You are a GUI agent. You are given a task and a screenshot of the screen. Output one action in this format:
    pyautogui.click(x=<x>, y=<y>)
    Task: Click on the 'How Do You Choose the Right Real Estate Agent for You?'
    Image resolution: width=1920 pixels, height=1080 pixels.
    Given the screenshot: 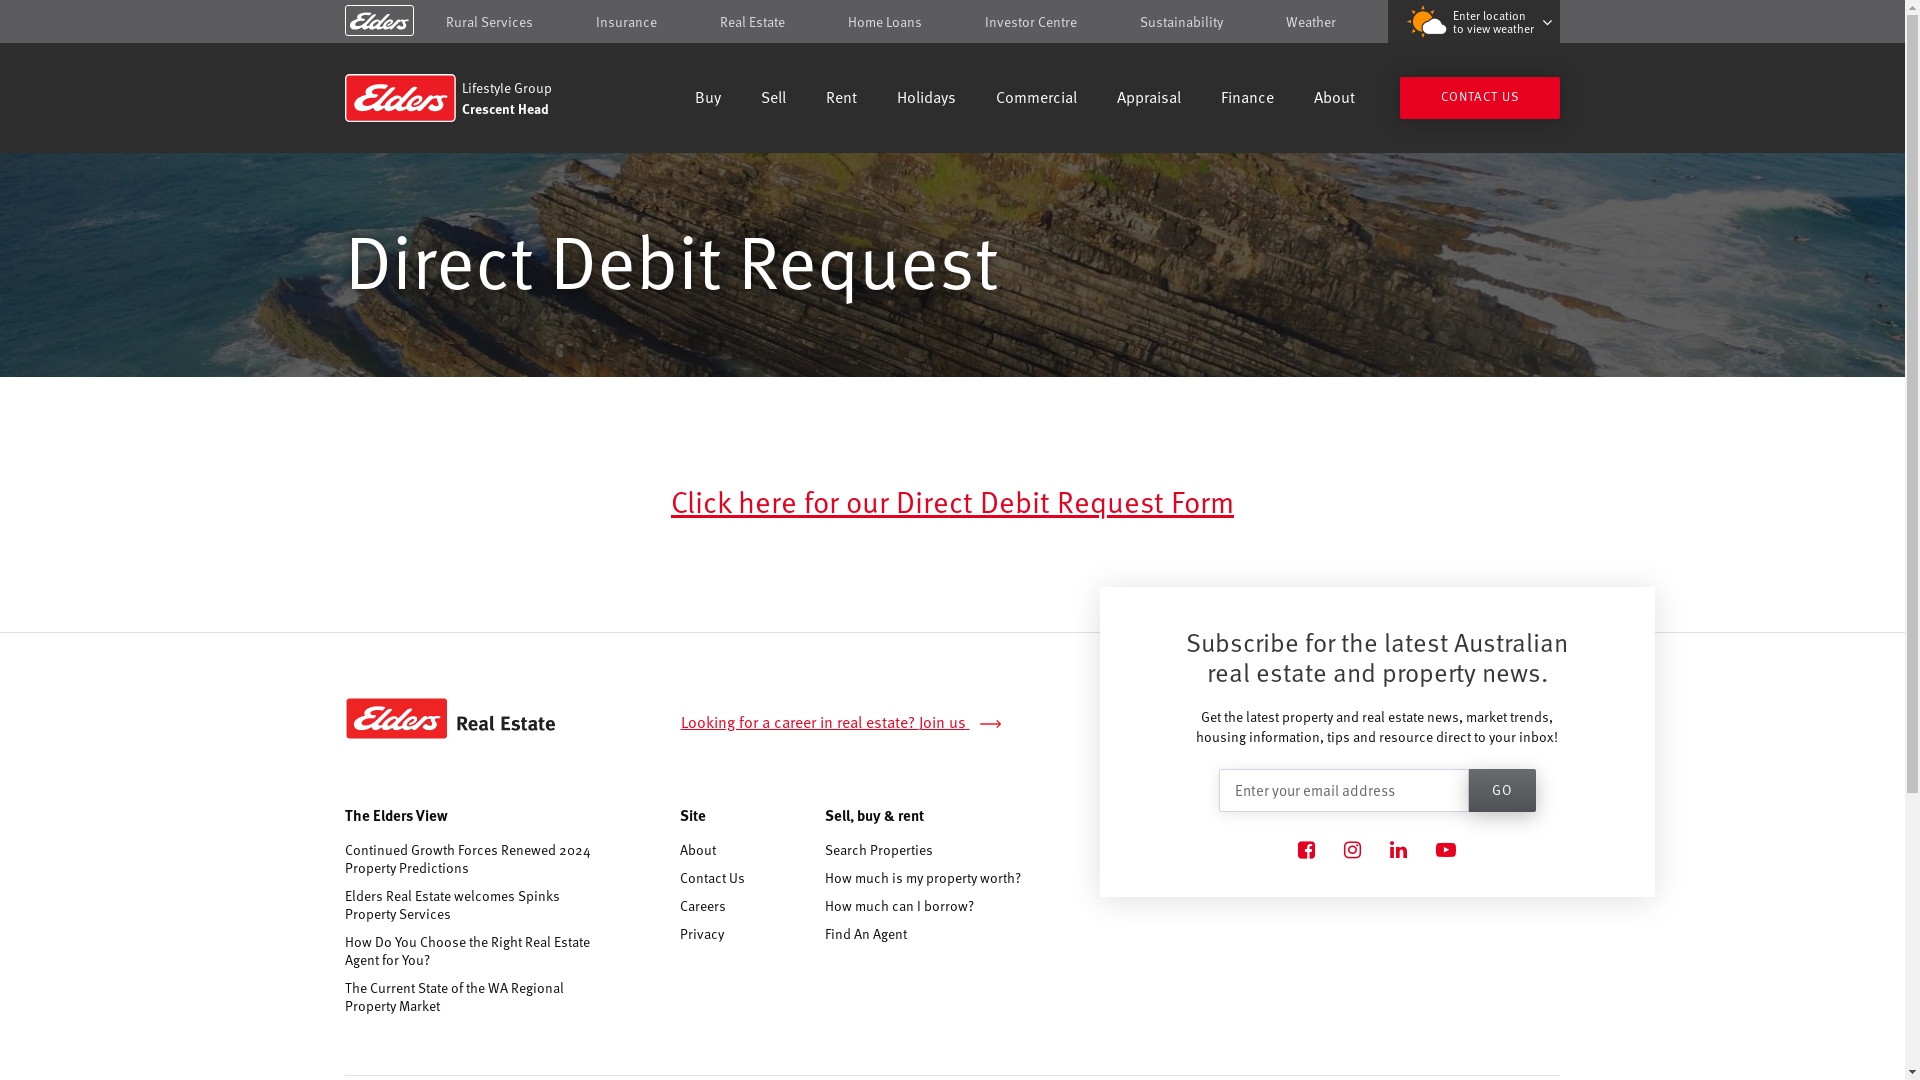 What is the action you would take?
    pyautogui.click(x=345, y=950)
    